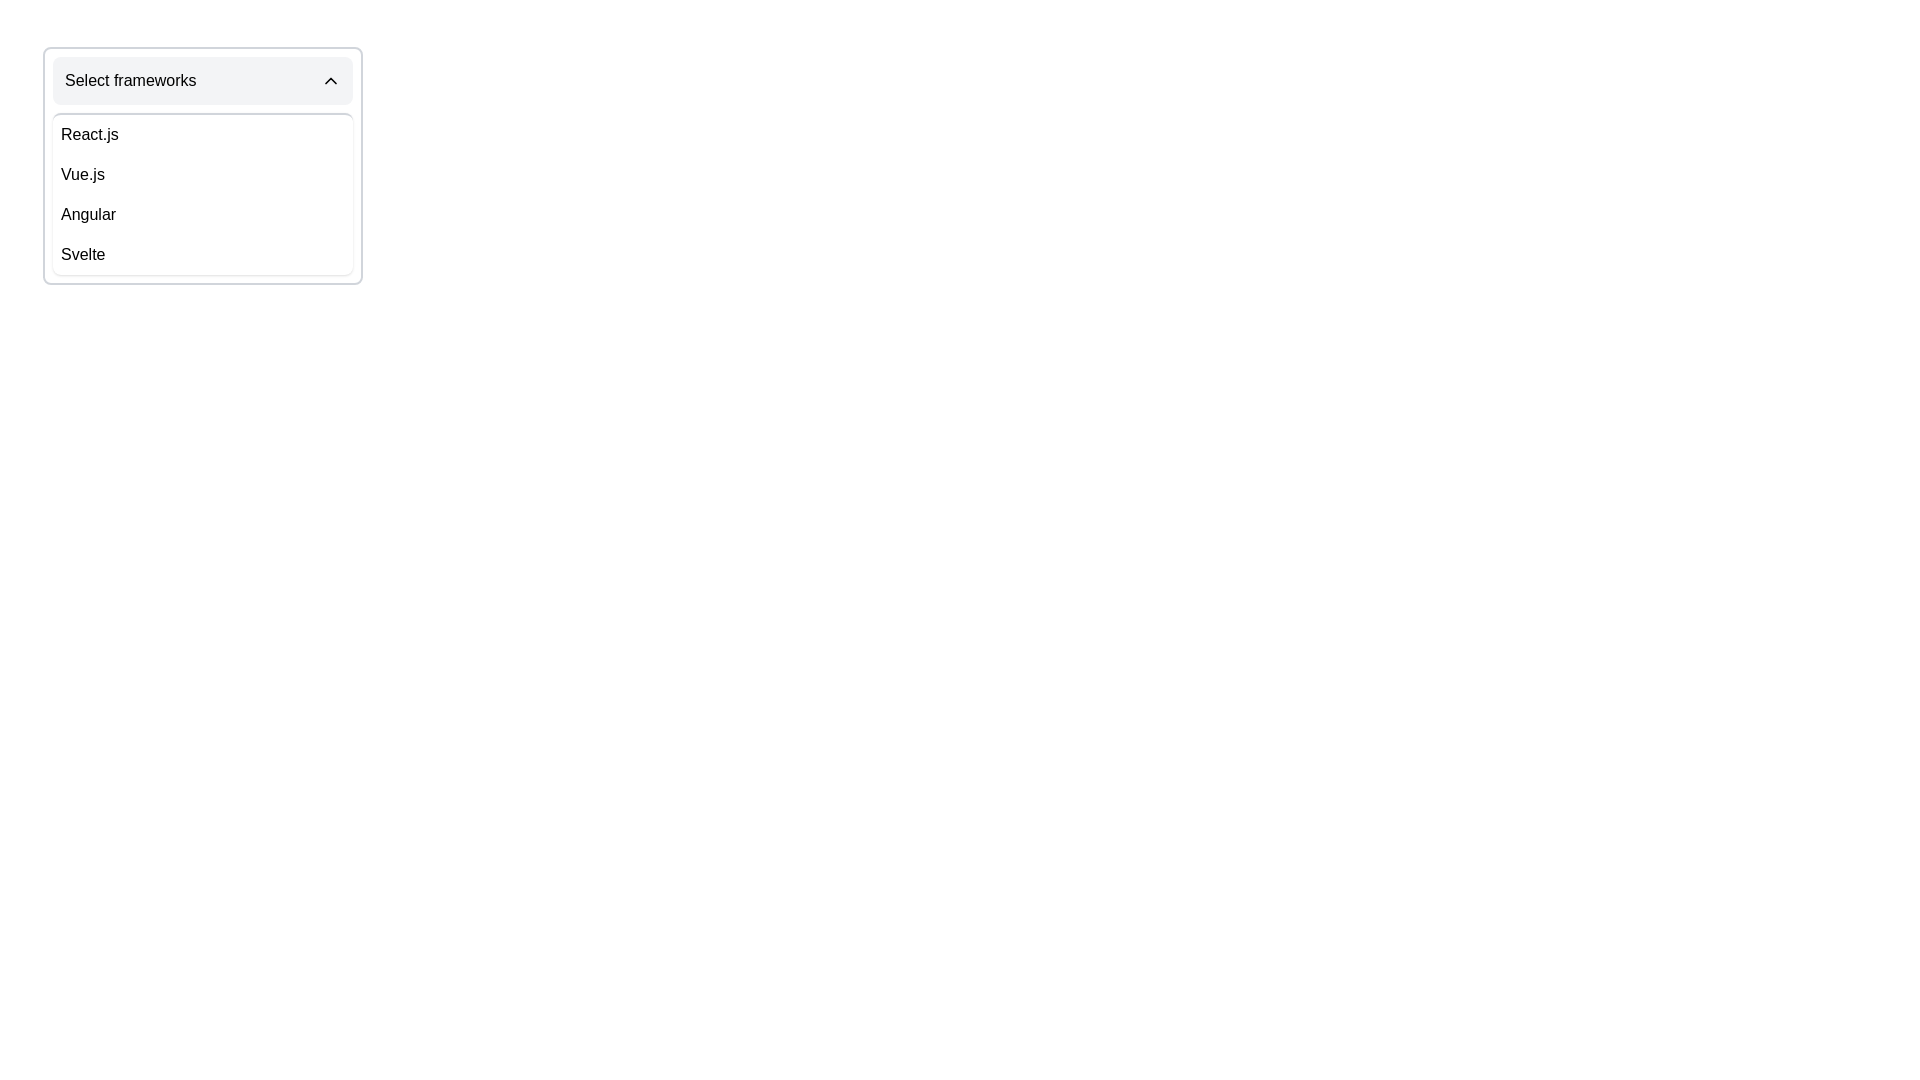 The width and height of the screenshot is (1920, 1080). What do you see at coordinates (88, 135) in the screenshot?
I see `the 'React.js' text label in the dropdown menu under 'Select frameworks'` at bounding box center [88, 135].